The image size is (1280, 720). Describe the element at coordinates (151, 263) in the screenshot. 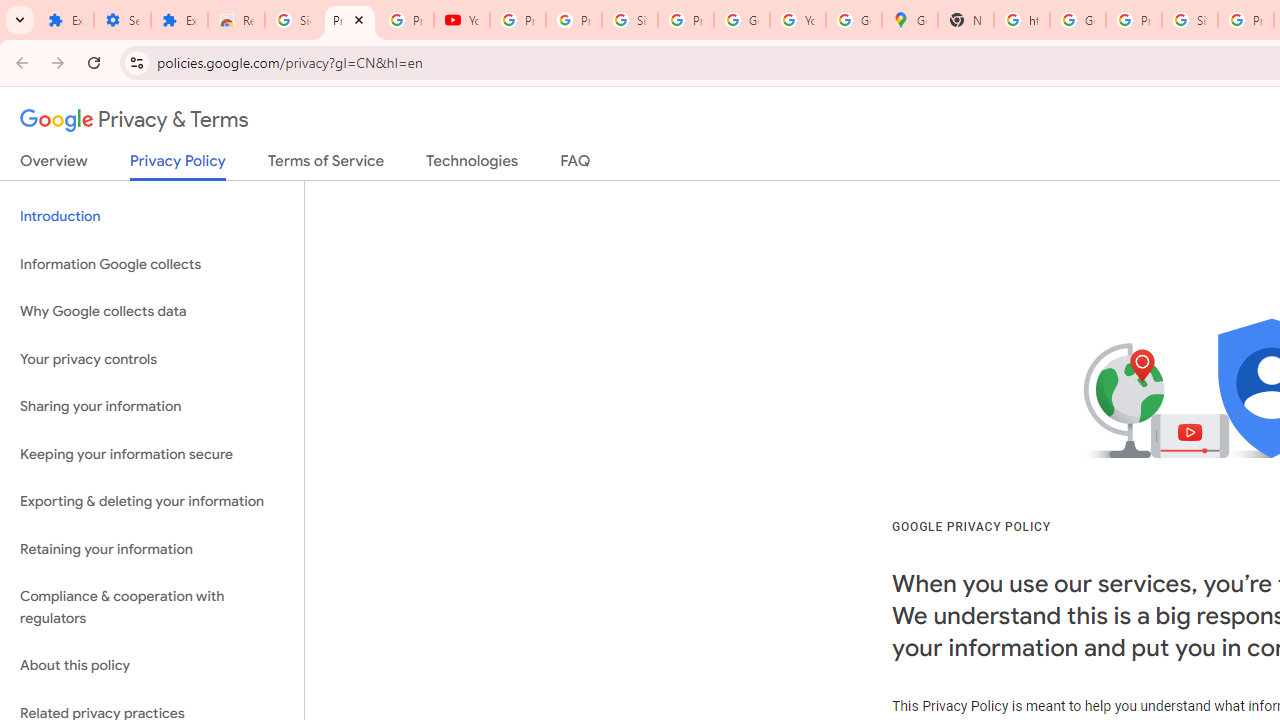

I see `'Information Google collects'` at that location.